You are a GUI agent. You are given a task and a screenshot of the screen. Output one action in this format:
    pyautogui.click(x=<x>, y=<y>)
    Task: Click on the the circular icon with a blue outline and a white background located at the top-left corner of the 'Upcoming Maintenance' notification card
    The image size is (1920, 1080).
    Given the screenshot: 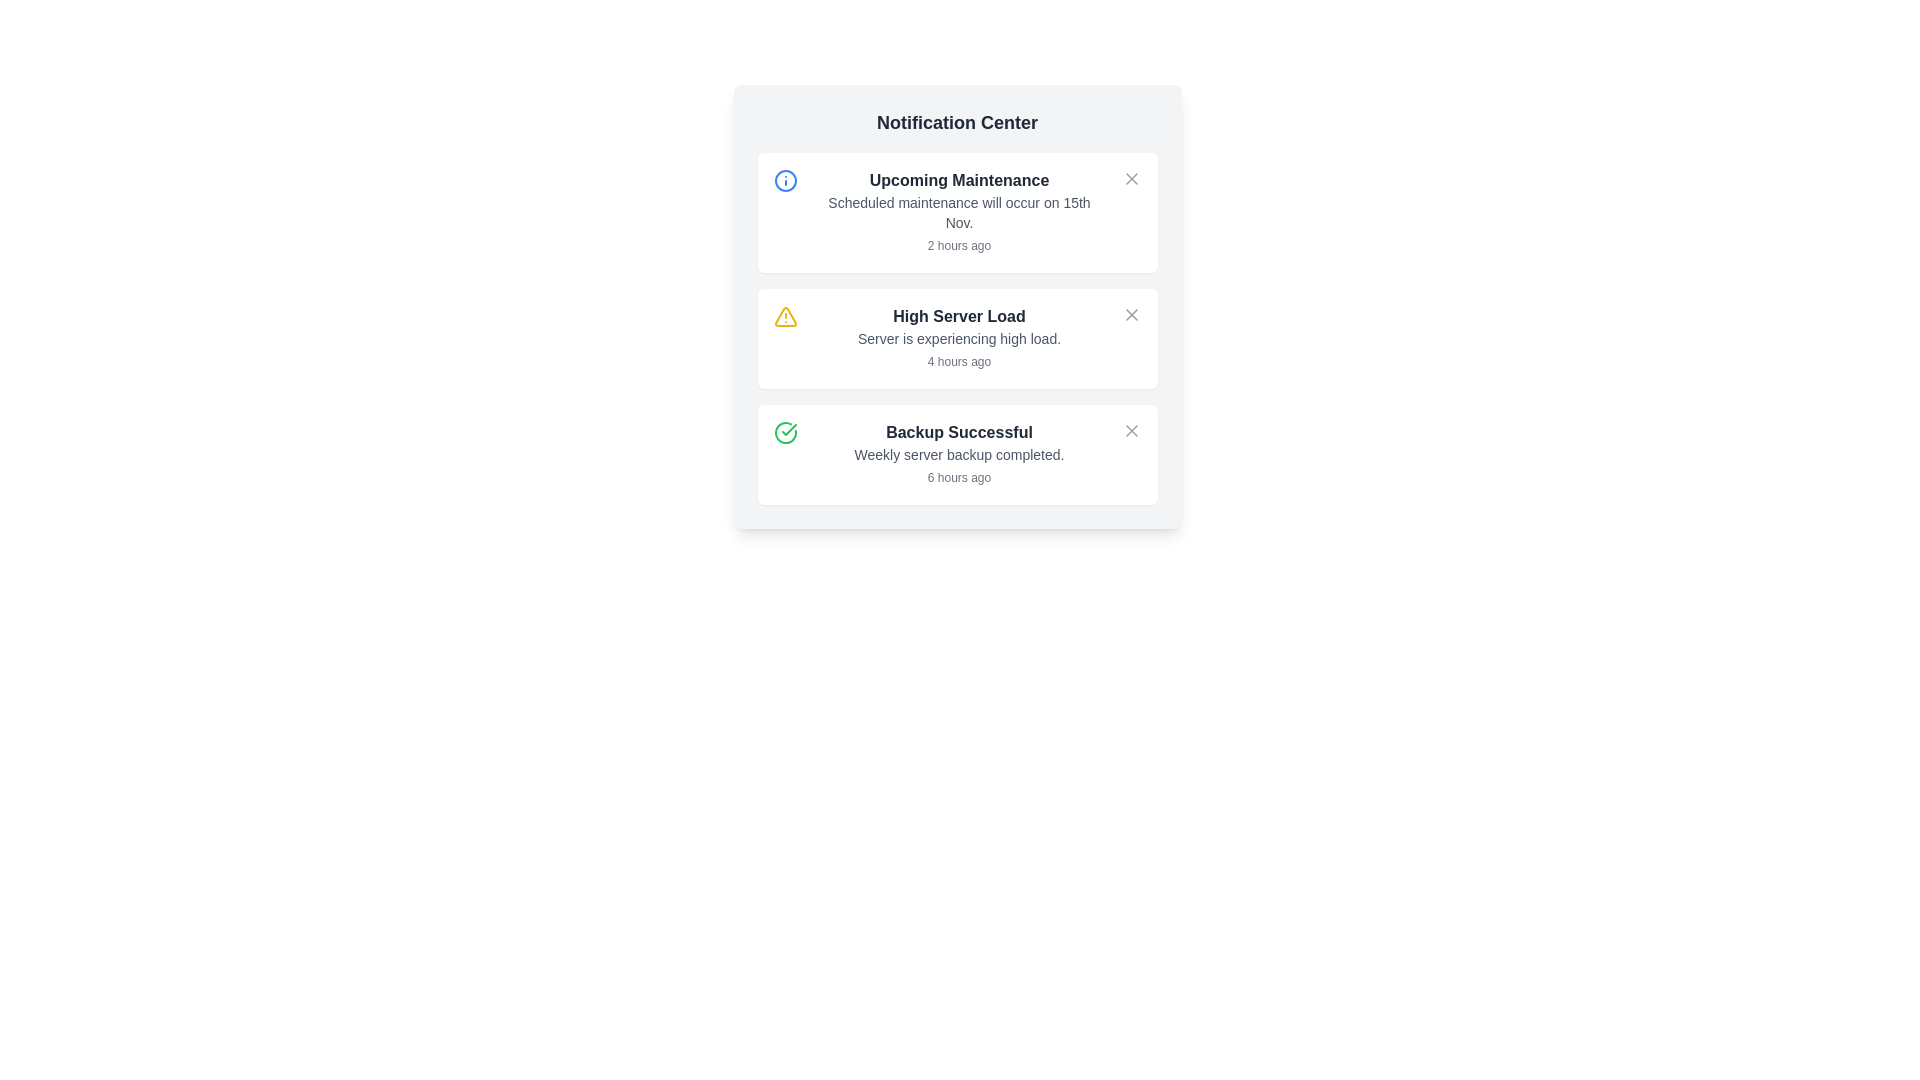 What is the action you would take?
    pyautogui.click(x=784, y=181)
    